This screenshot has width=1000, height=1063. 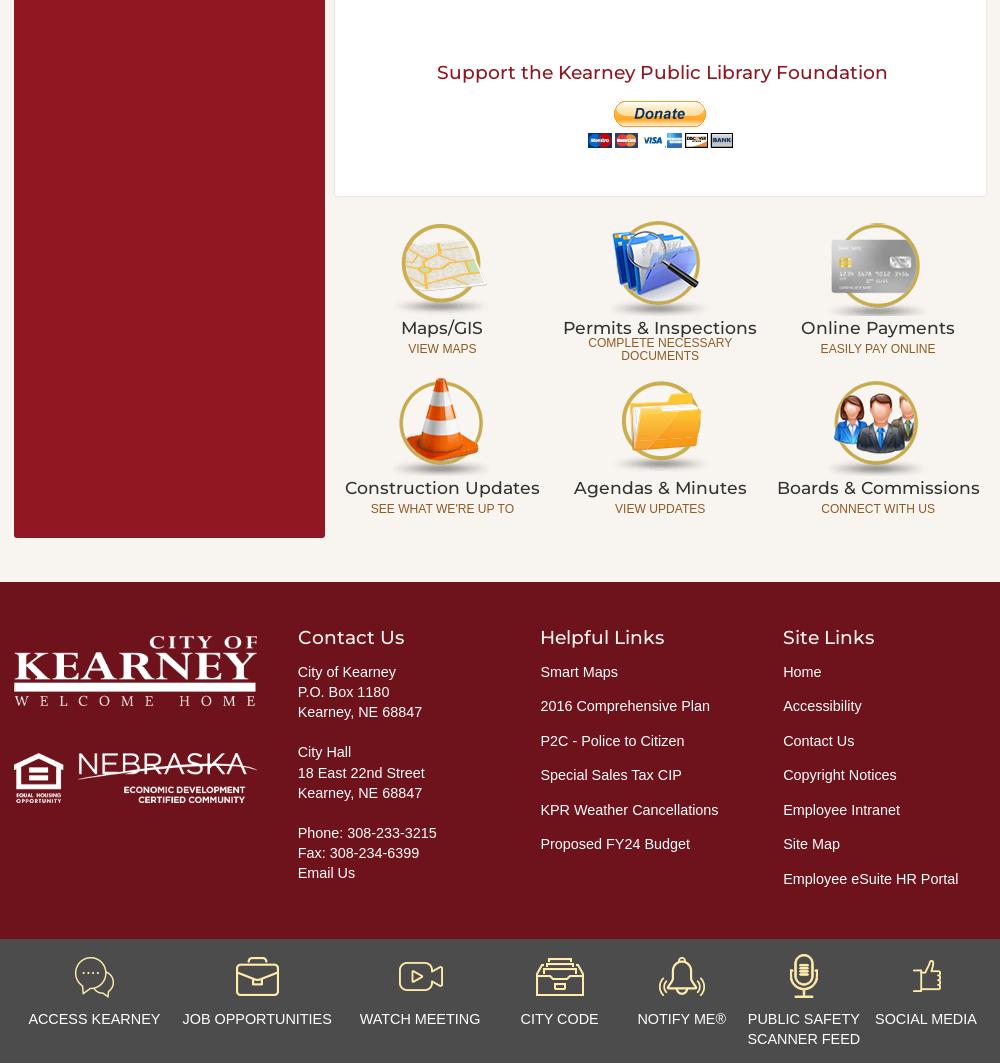 What do you see at coordinates (357, 851) in the screenshot?
I see `'Fax: 308-234-6399'` at bounding box center [357, 851].